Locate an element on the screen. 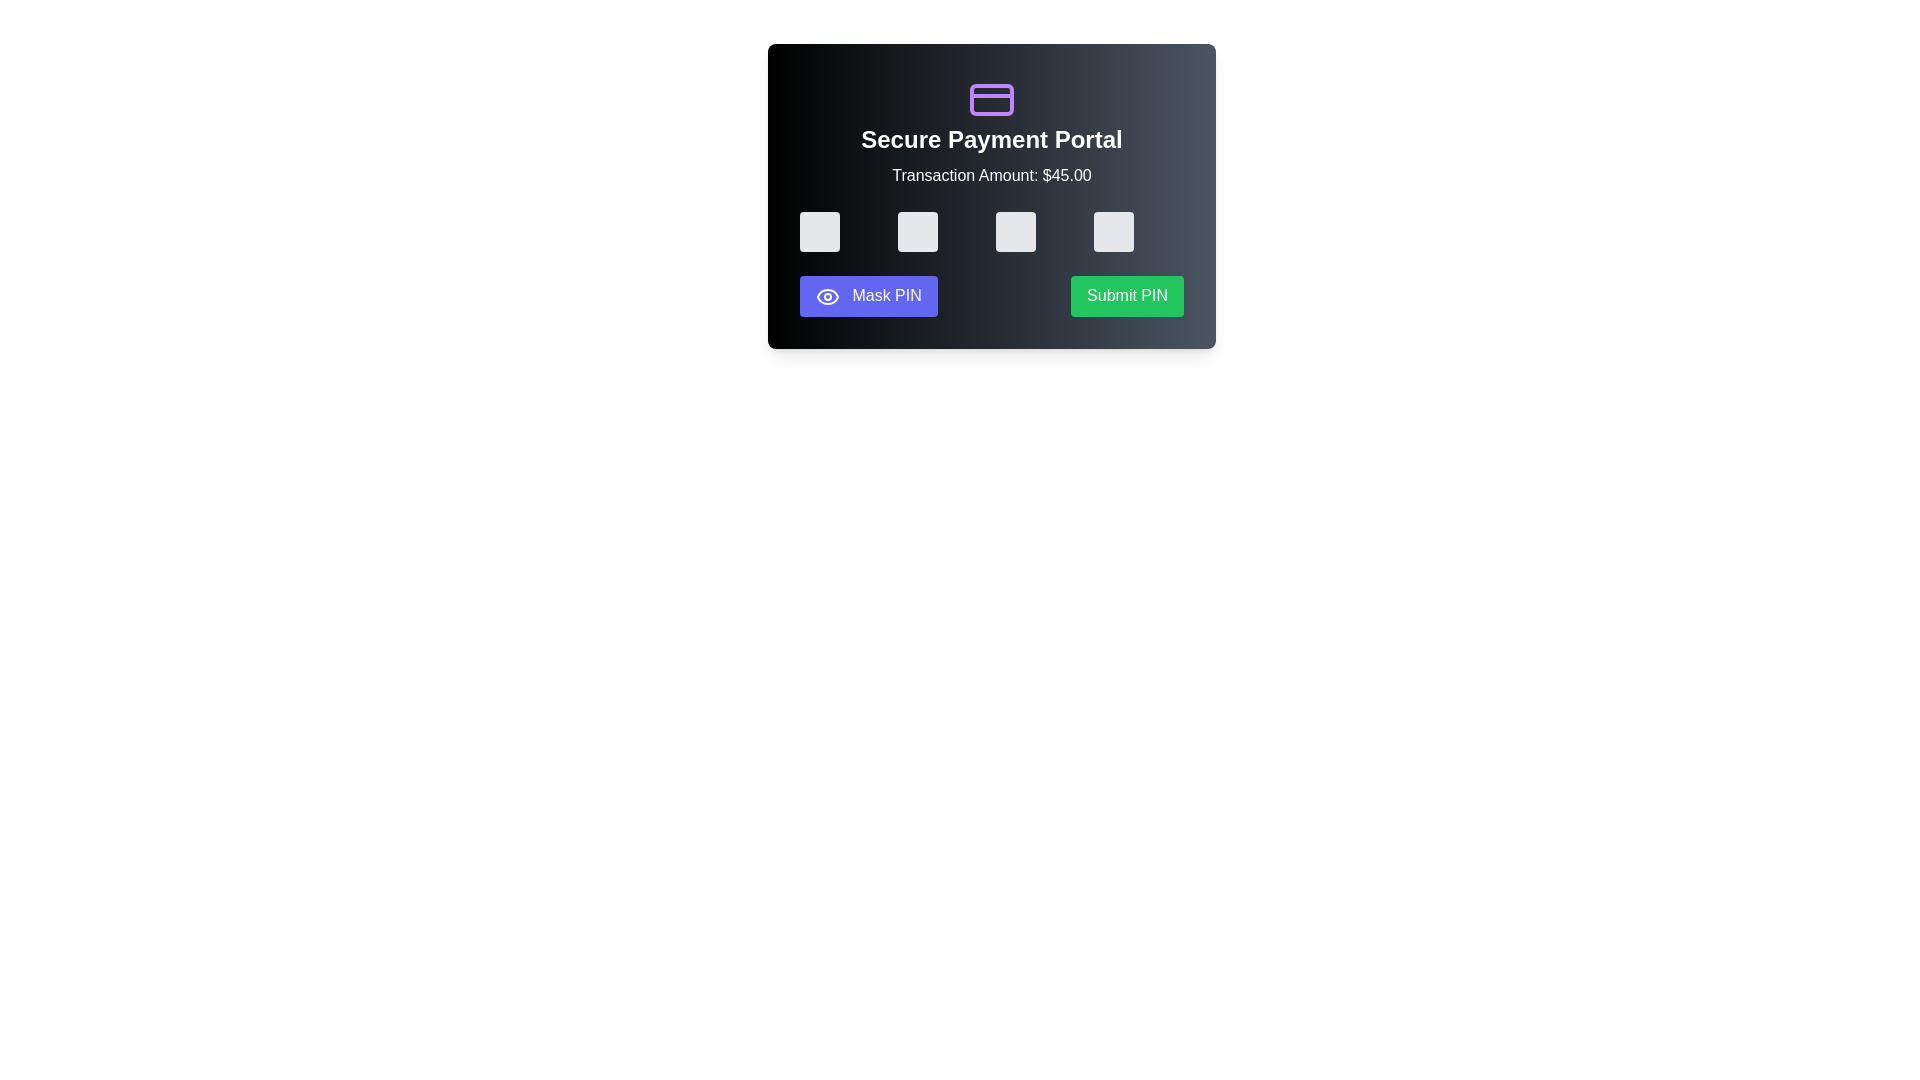 The image size is (1920, 1080). the 'Mask PIN' button, which is a rectangular button with rounded corners and a purple background is located at coordinates (868, 296).